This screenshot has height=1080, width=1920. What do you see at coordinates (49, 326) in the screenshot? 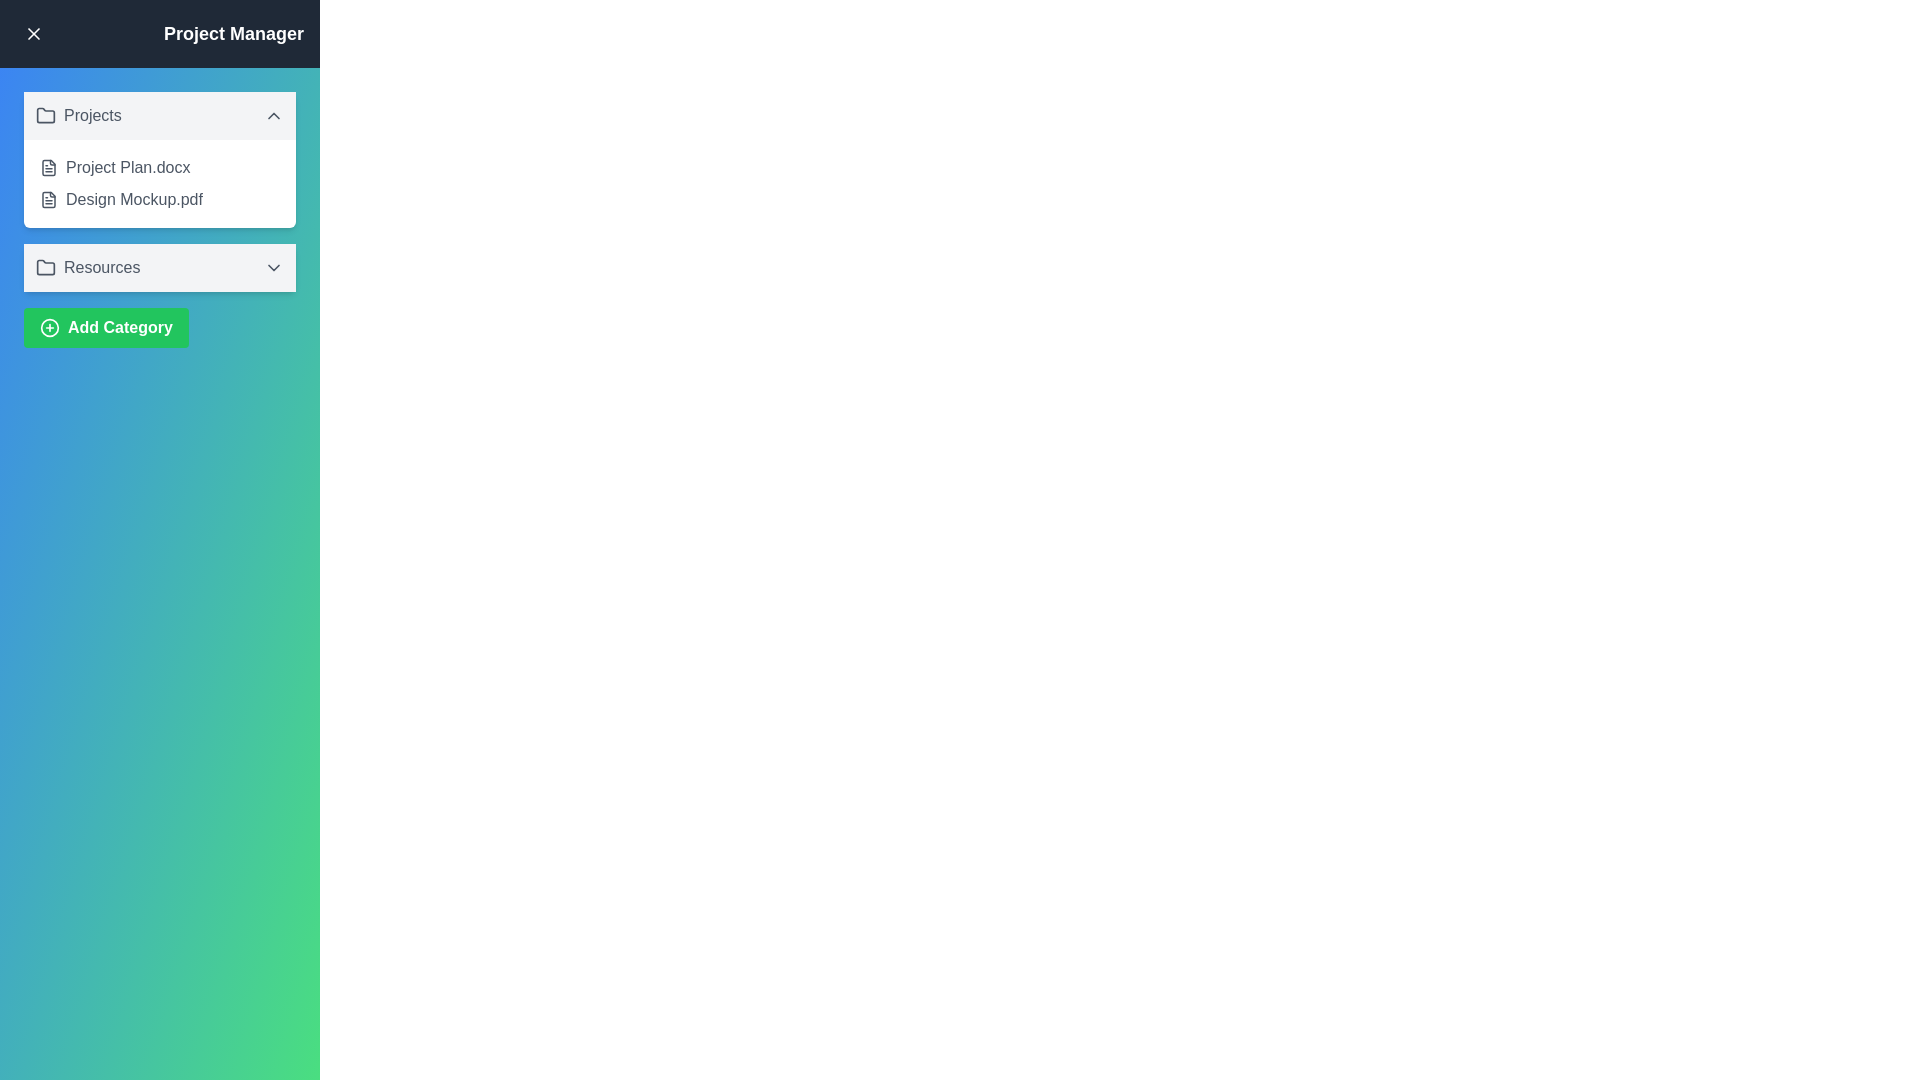
I see `the decorative vector graphic circle located at the center of the green 'Add Category' button in the lower left section of the layout` at bounding box center [49, 326].